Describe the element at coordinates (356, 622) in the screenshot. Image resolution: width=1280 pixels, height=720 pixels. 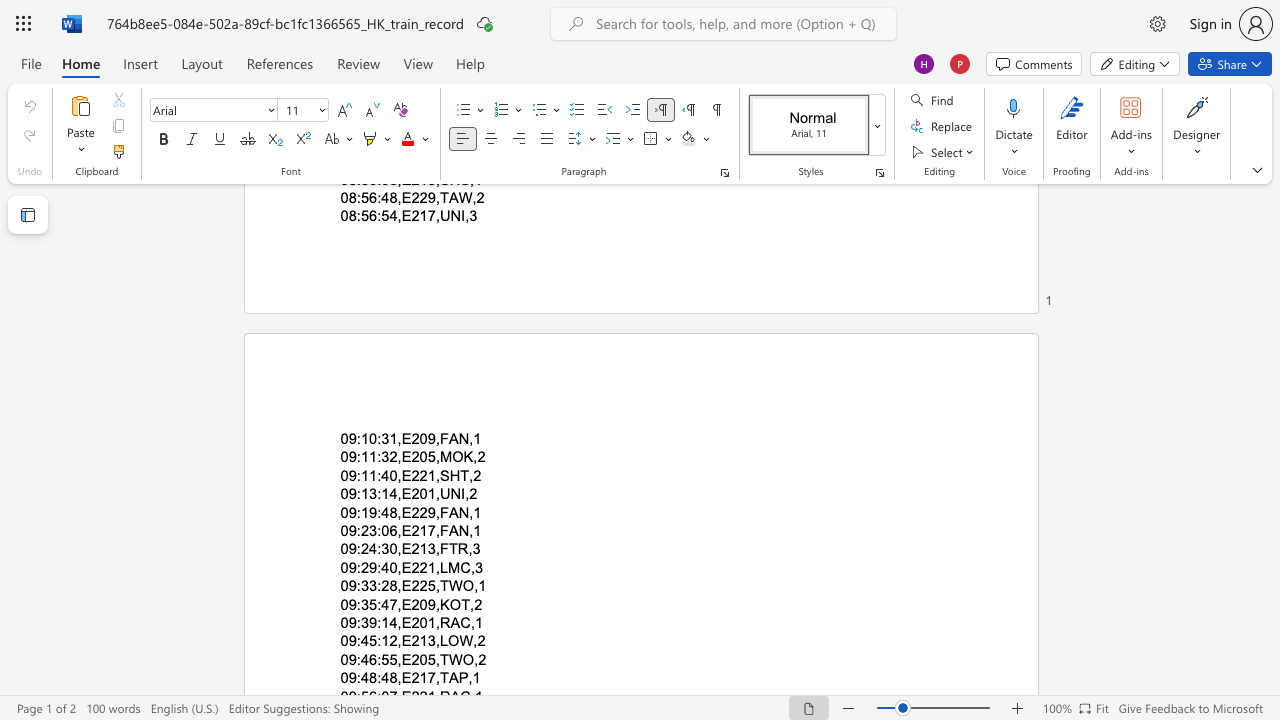
I see `the subset text ":3" within the text "09:39:14,E201,RAC,1"` at that location.